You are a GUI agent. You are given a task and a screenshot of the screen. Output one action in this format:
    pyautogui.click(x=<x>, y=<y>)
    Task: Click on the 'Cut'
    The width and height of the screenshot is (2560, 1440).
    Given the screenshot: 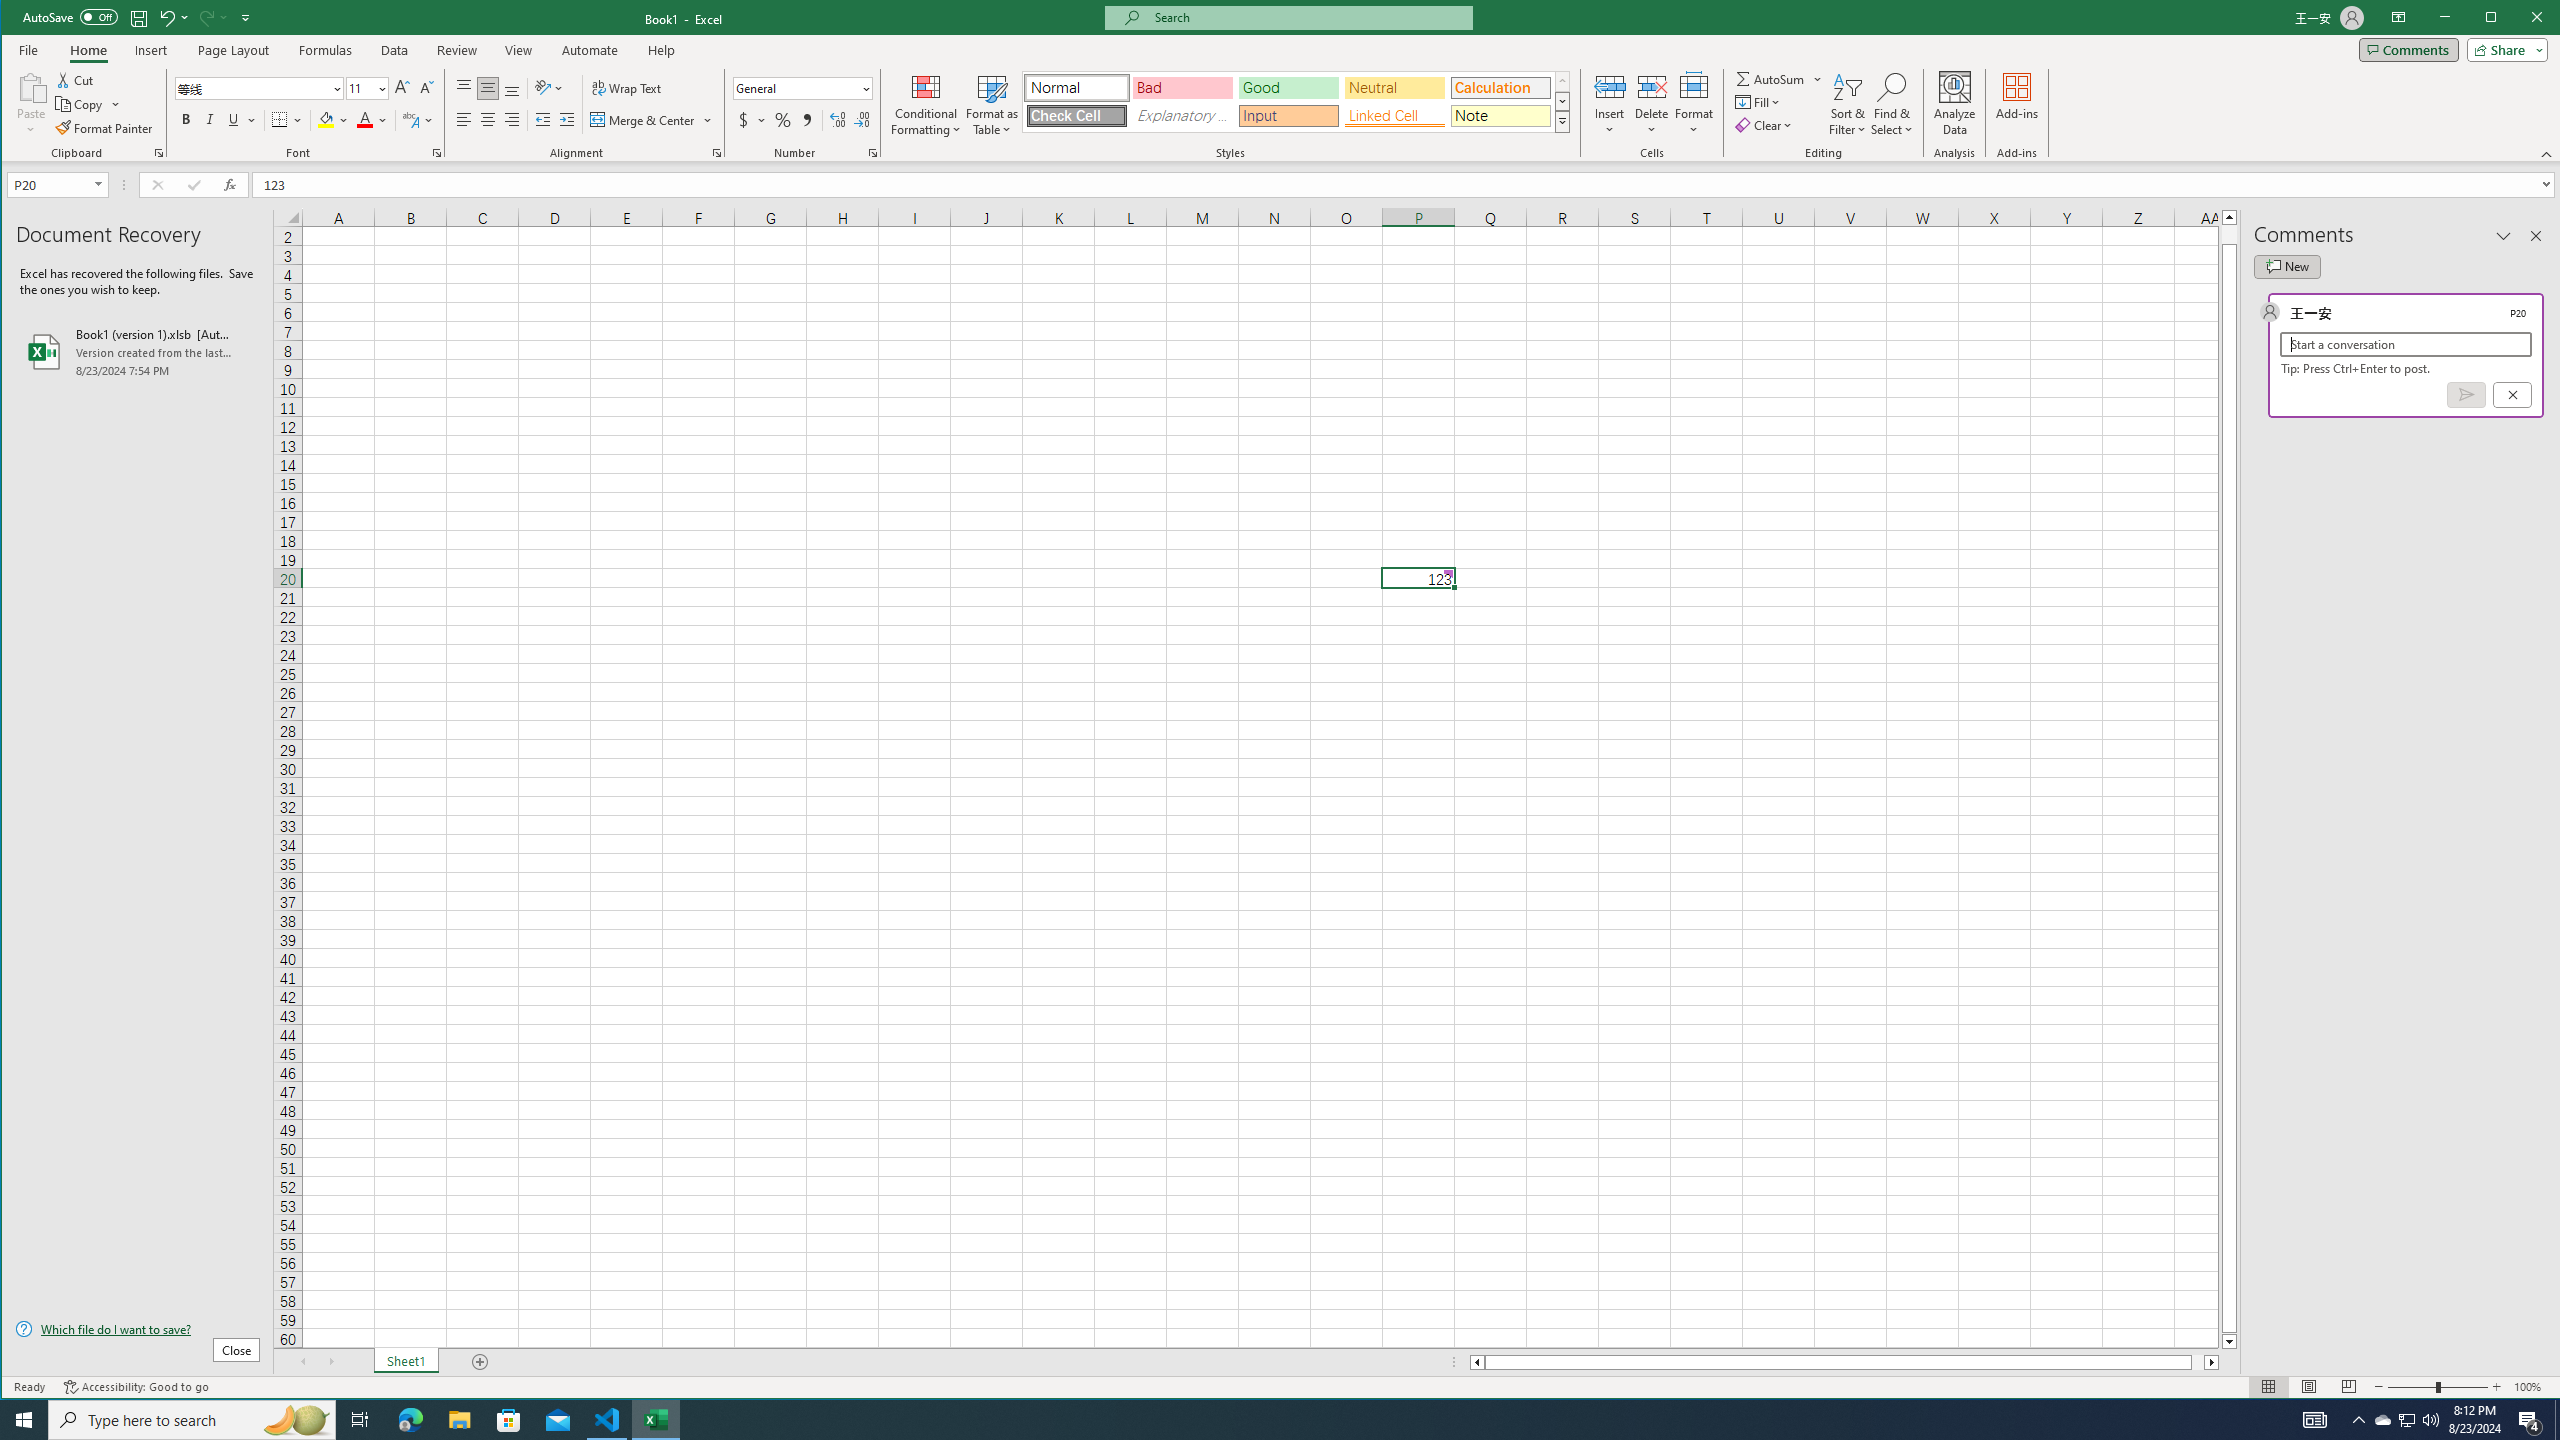 What is the action you would take?
    pyautogui.click(x=74, y=80)
    